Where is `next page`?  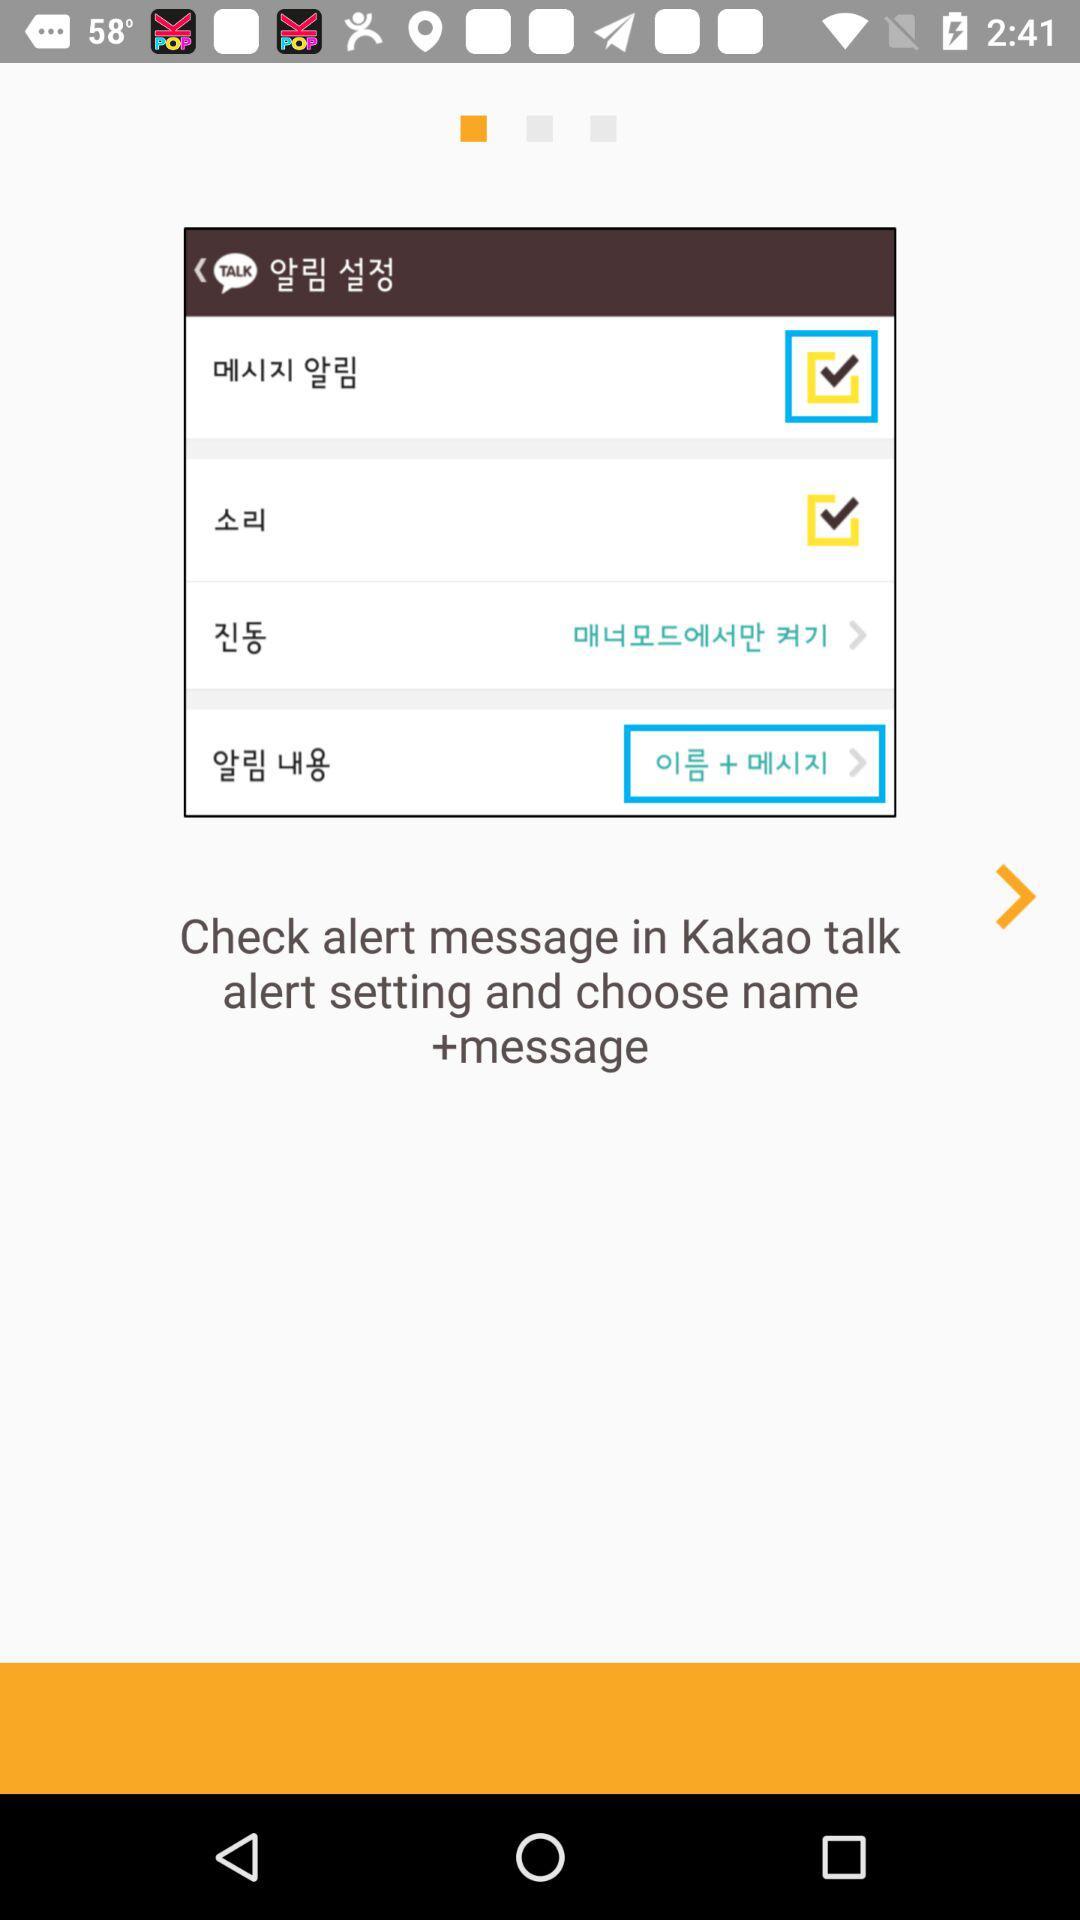
next page is located at coordinates (1014, 895).